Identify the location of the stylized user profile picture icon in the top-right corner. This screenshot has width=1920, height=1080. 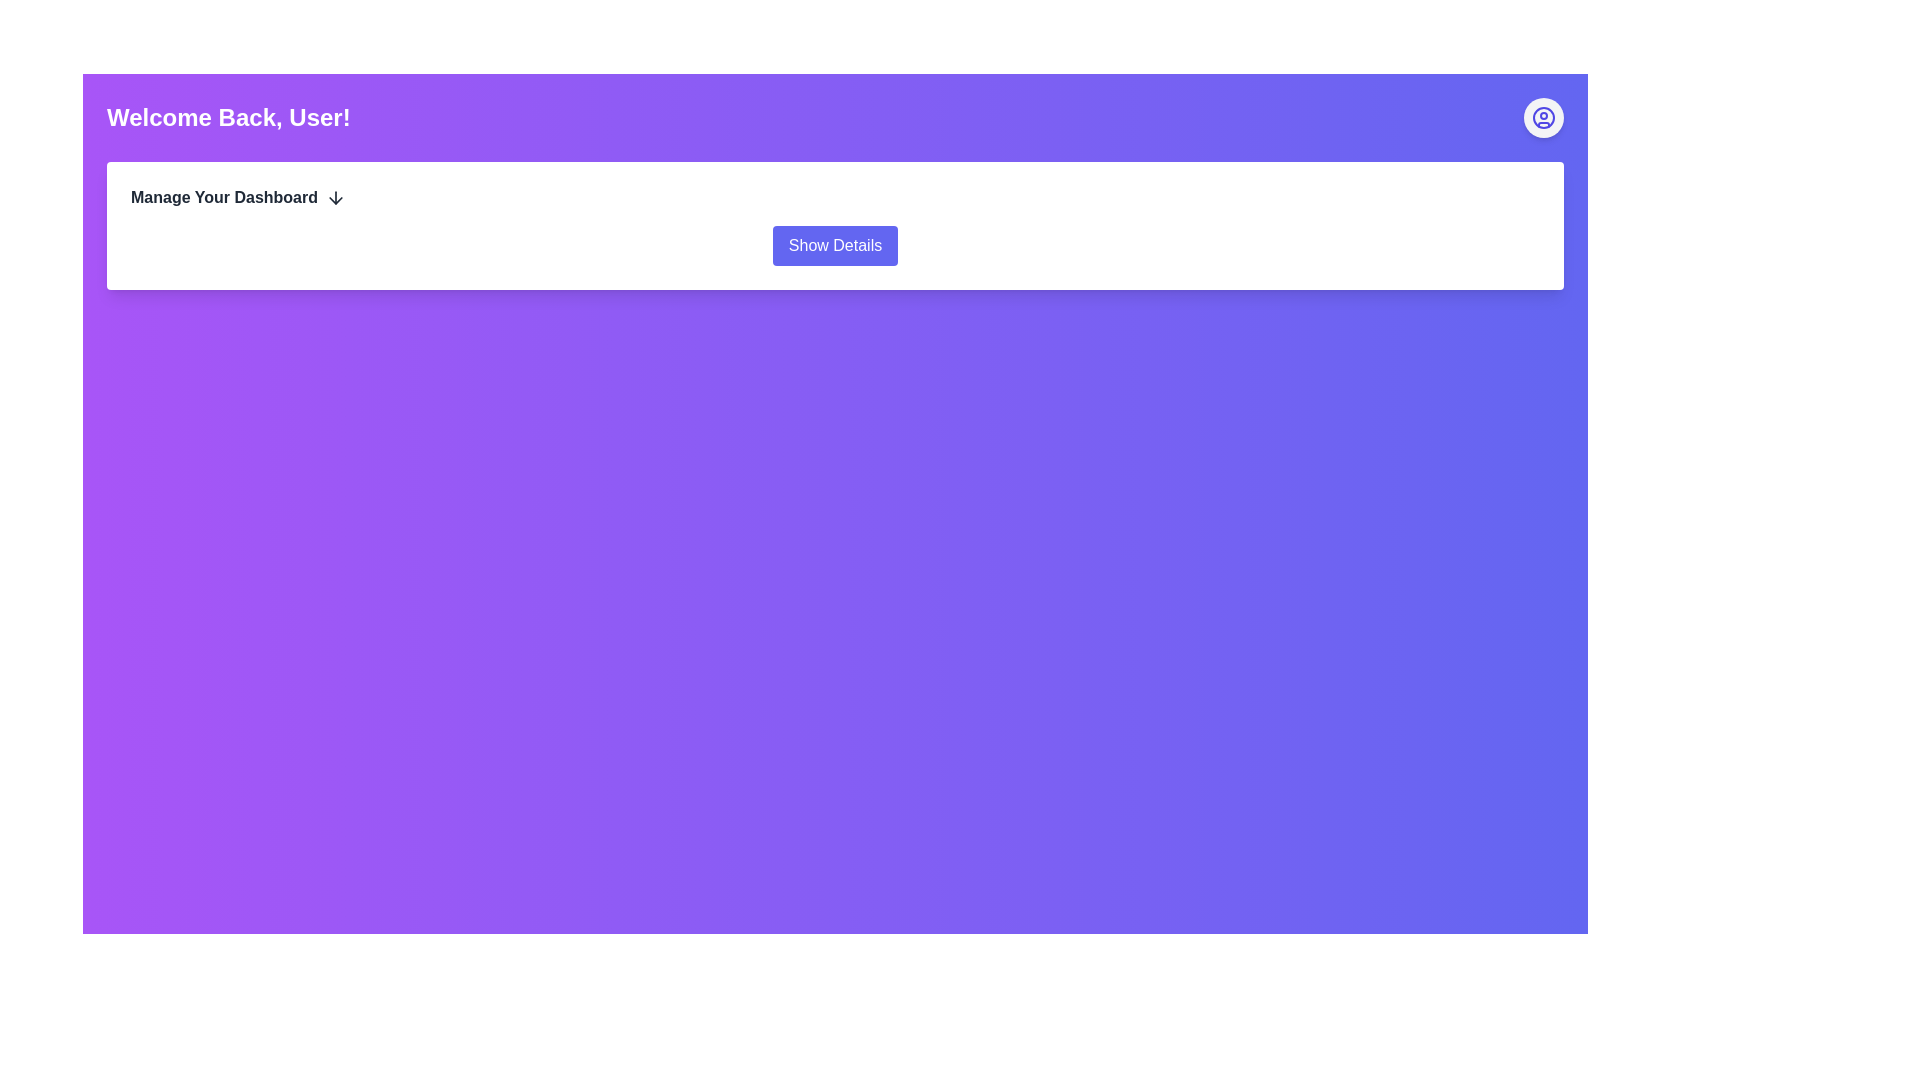
(1543, 118).